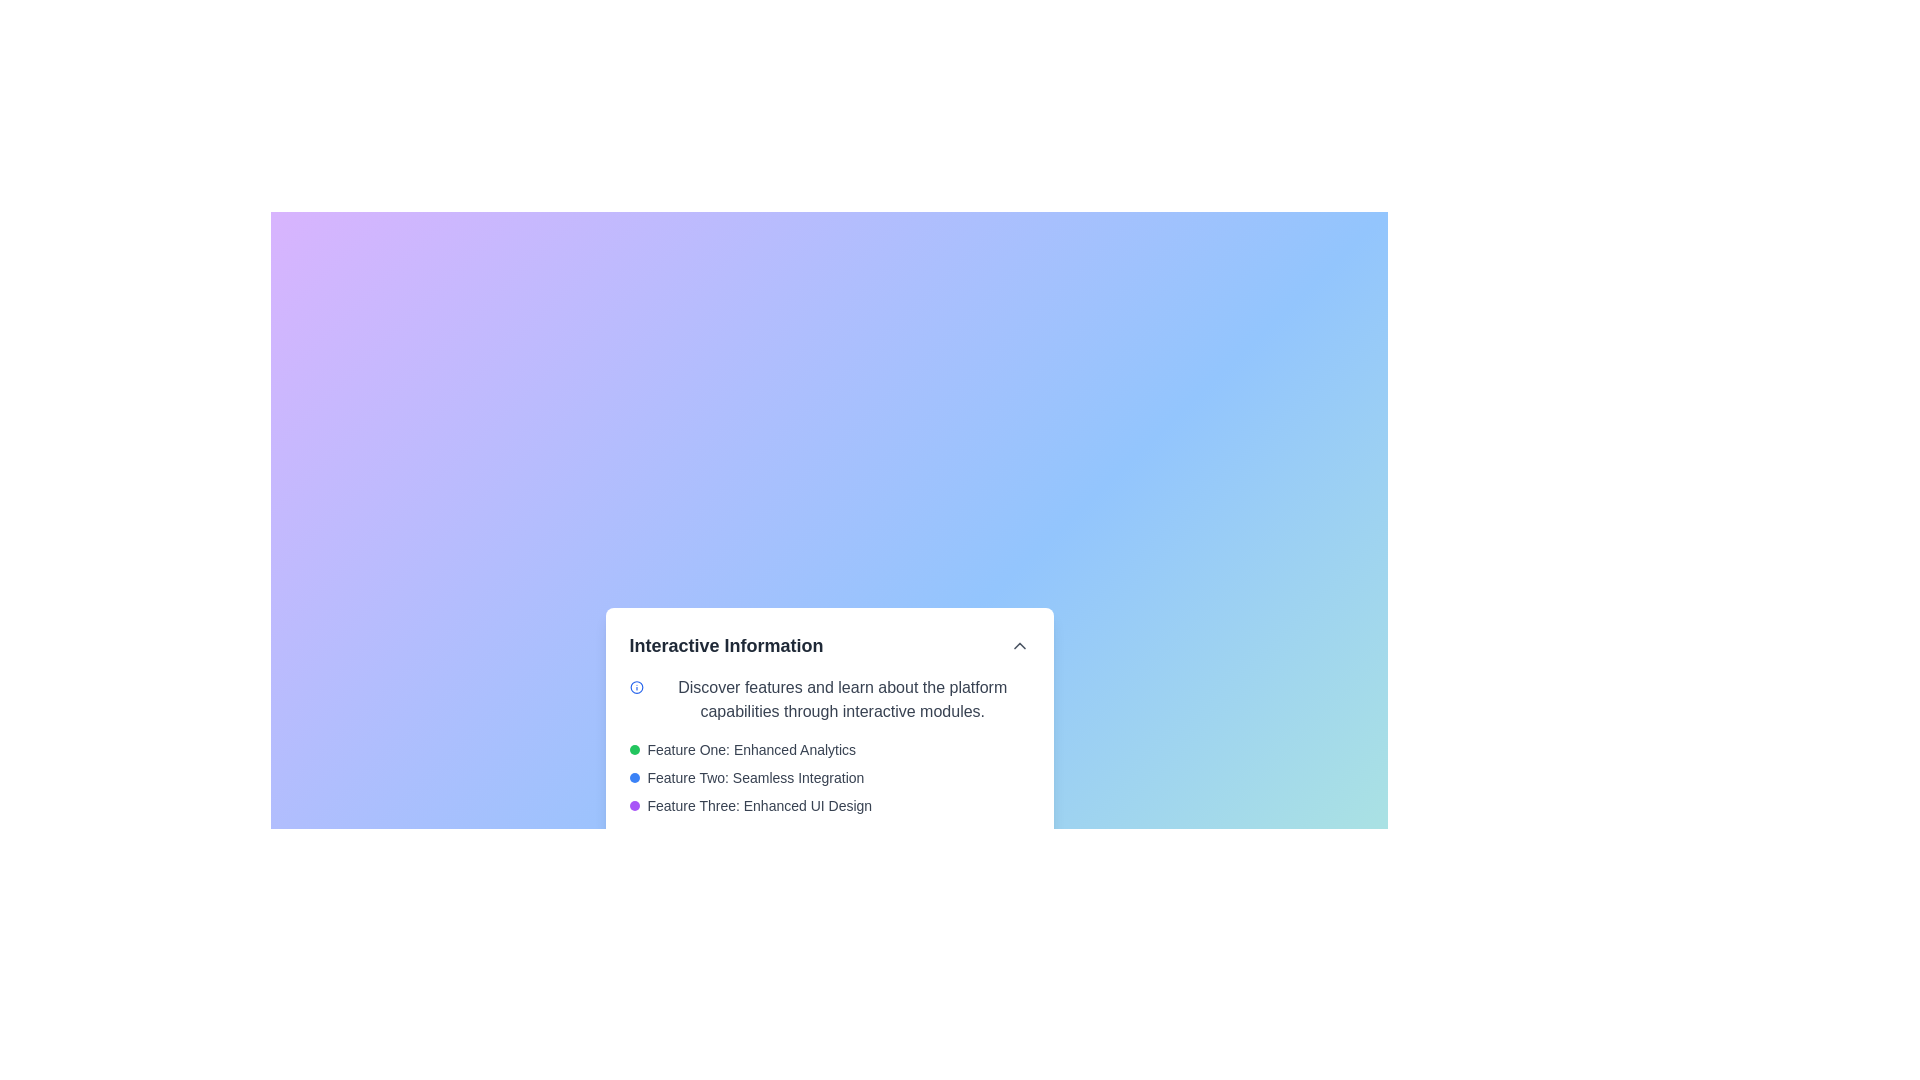 This screenshot has width=1920, height=1080. Describe the element at coordinates (829, 752) in the screenshot. I see `and understand the features listed in the Card component titled 'Interactive Information', which includes 'Feature One: Enhanced Analytics', 'Feature Two: Seamless Integration', and 'Feature Three: Enhanced UI Design'` at that location.